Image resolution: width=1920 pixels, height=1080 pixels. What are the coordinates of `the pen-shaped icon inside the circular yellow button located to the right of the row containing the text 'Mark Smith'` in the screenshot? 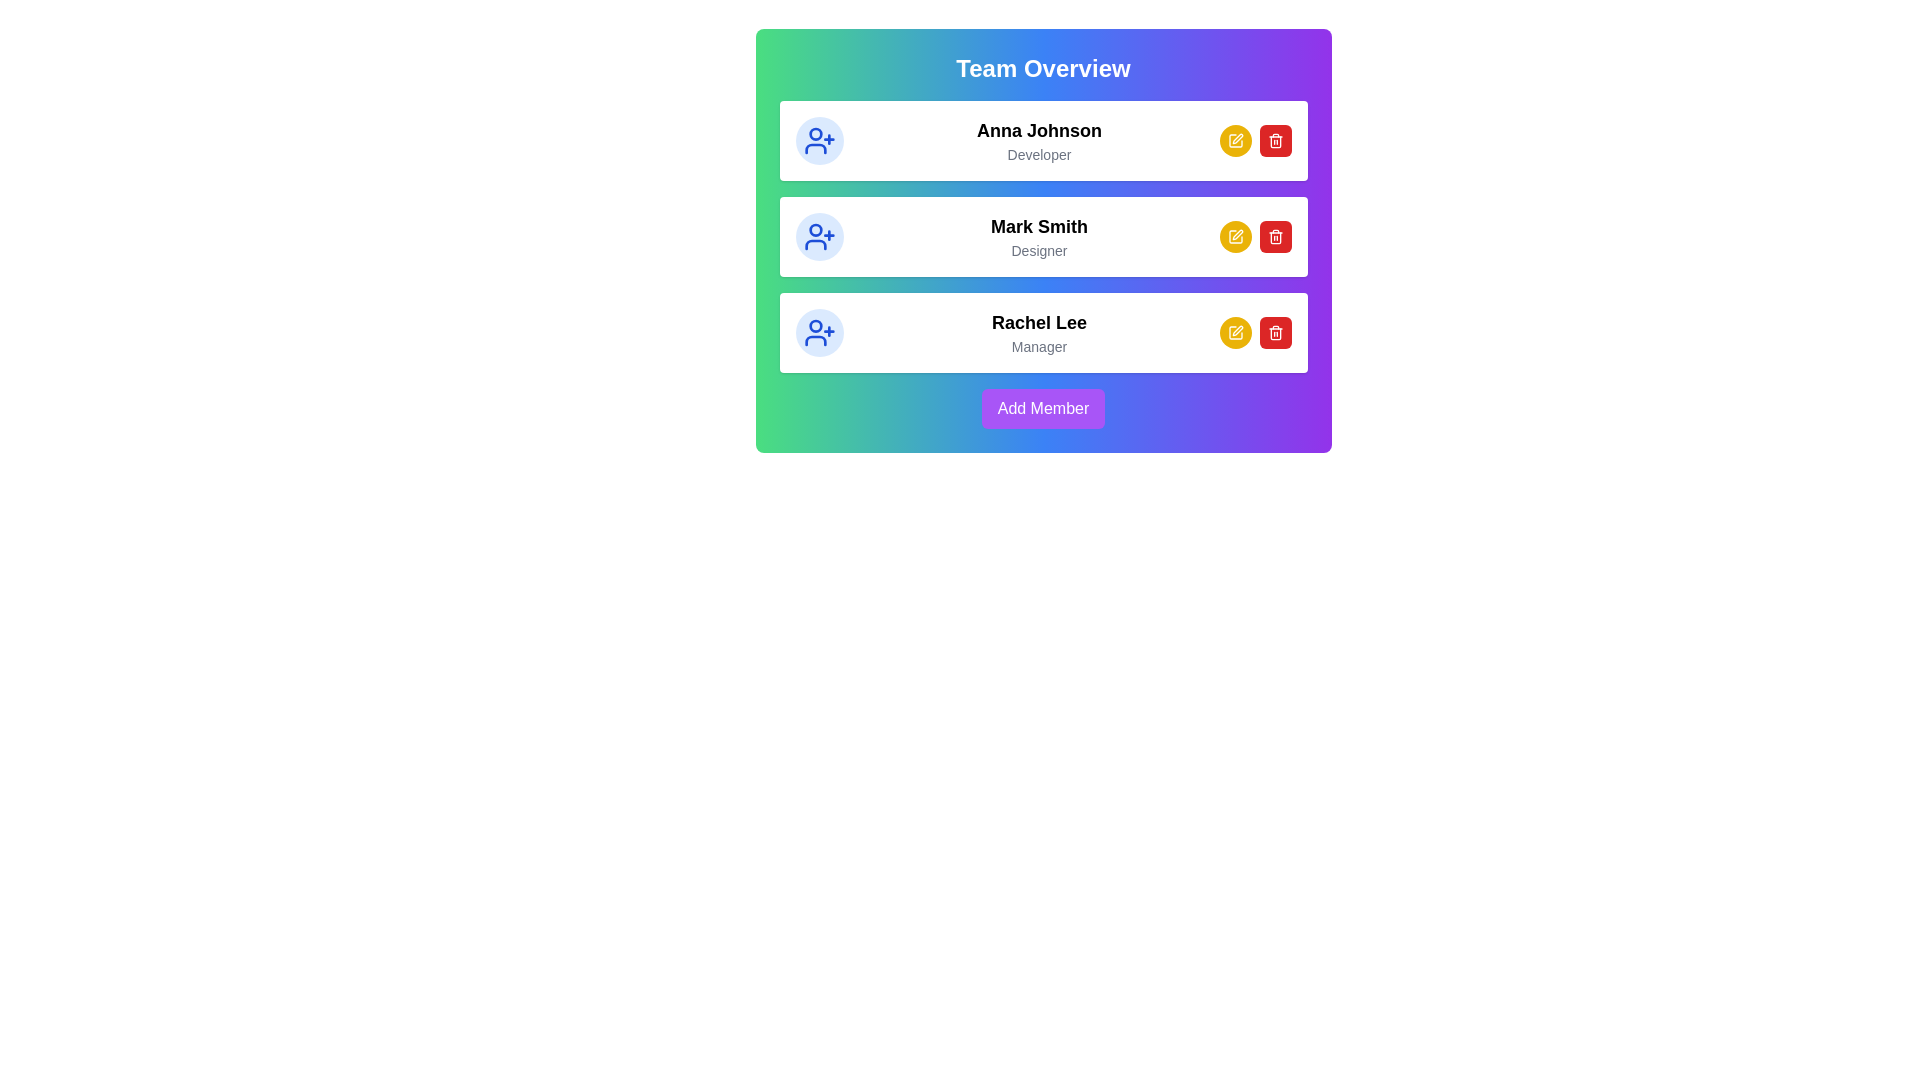 It's located at (1234, 235).